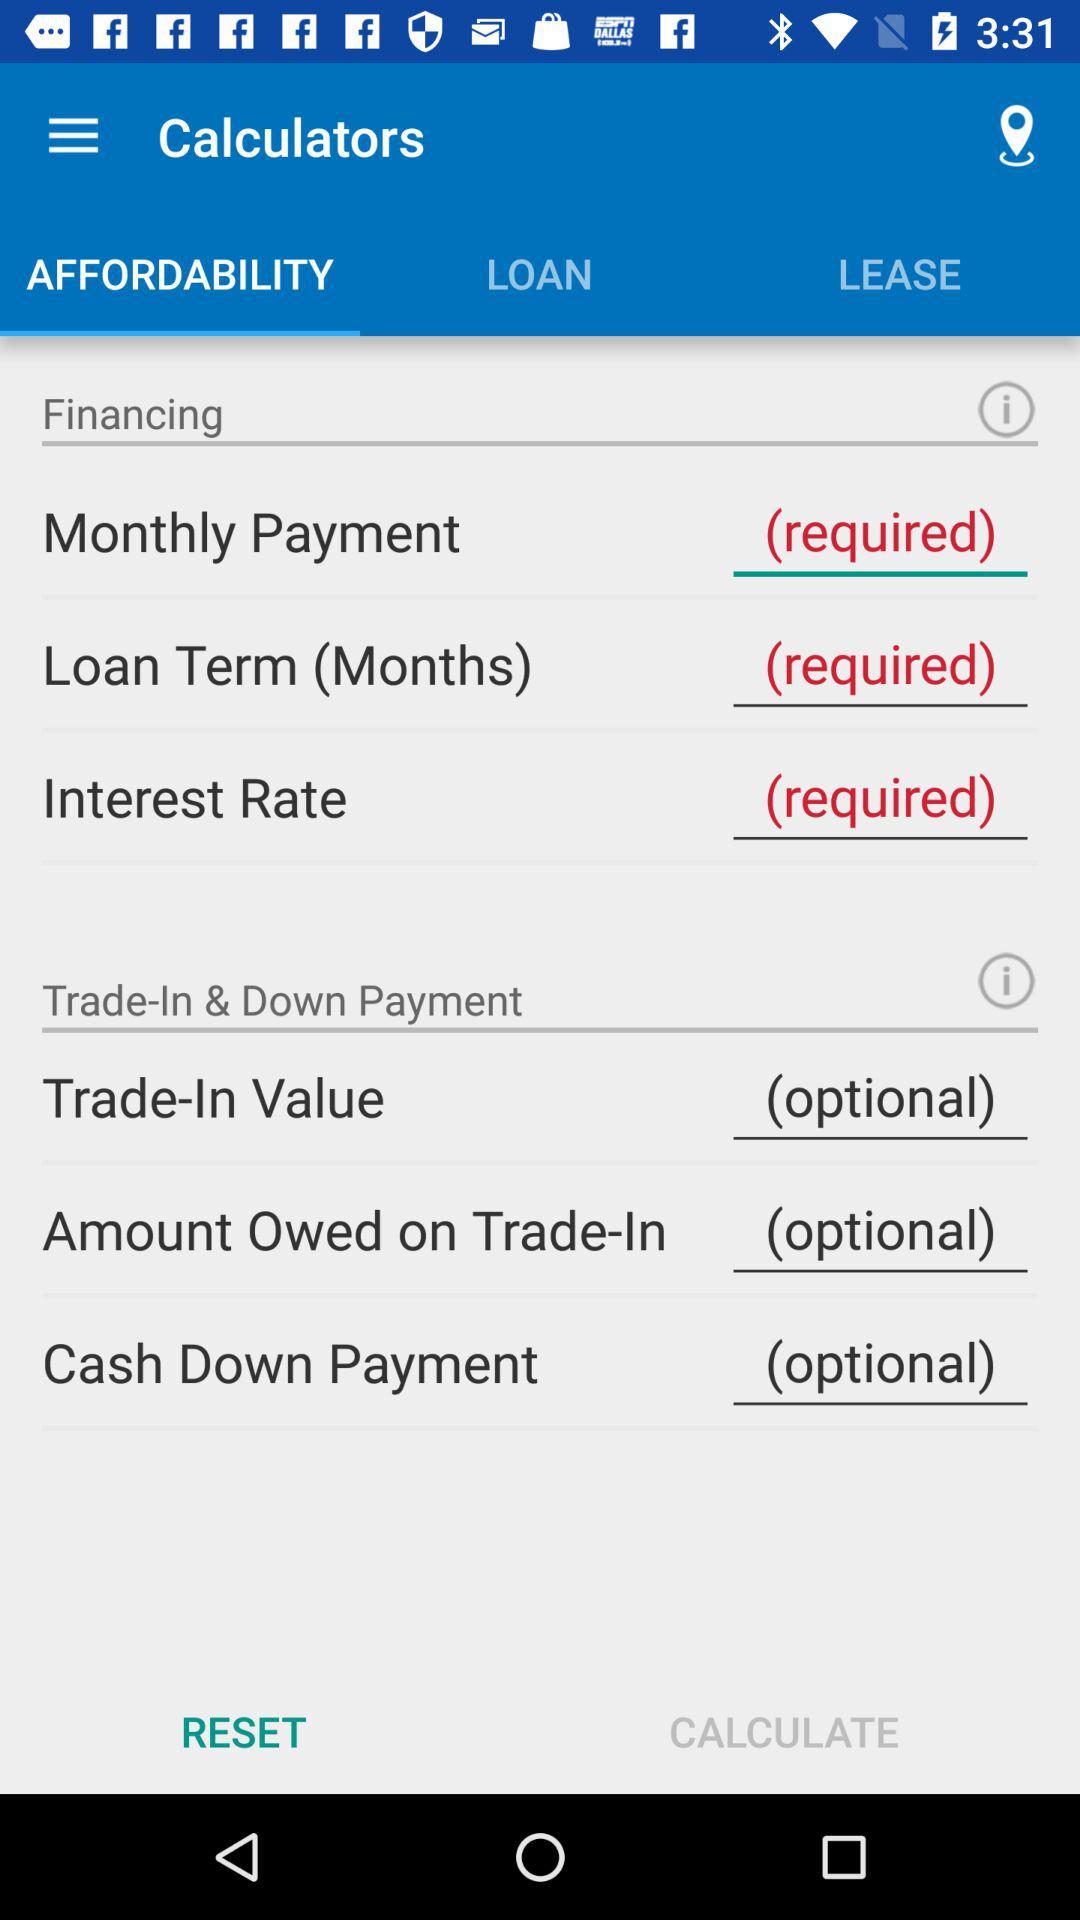 The height and width of the screenshot is (1920, 1080). What do you see at coordinates (1006, 408) in the screenshot?
I see `get more information` at bounding box center [1006, 408].